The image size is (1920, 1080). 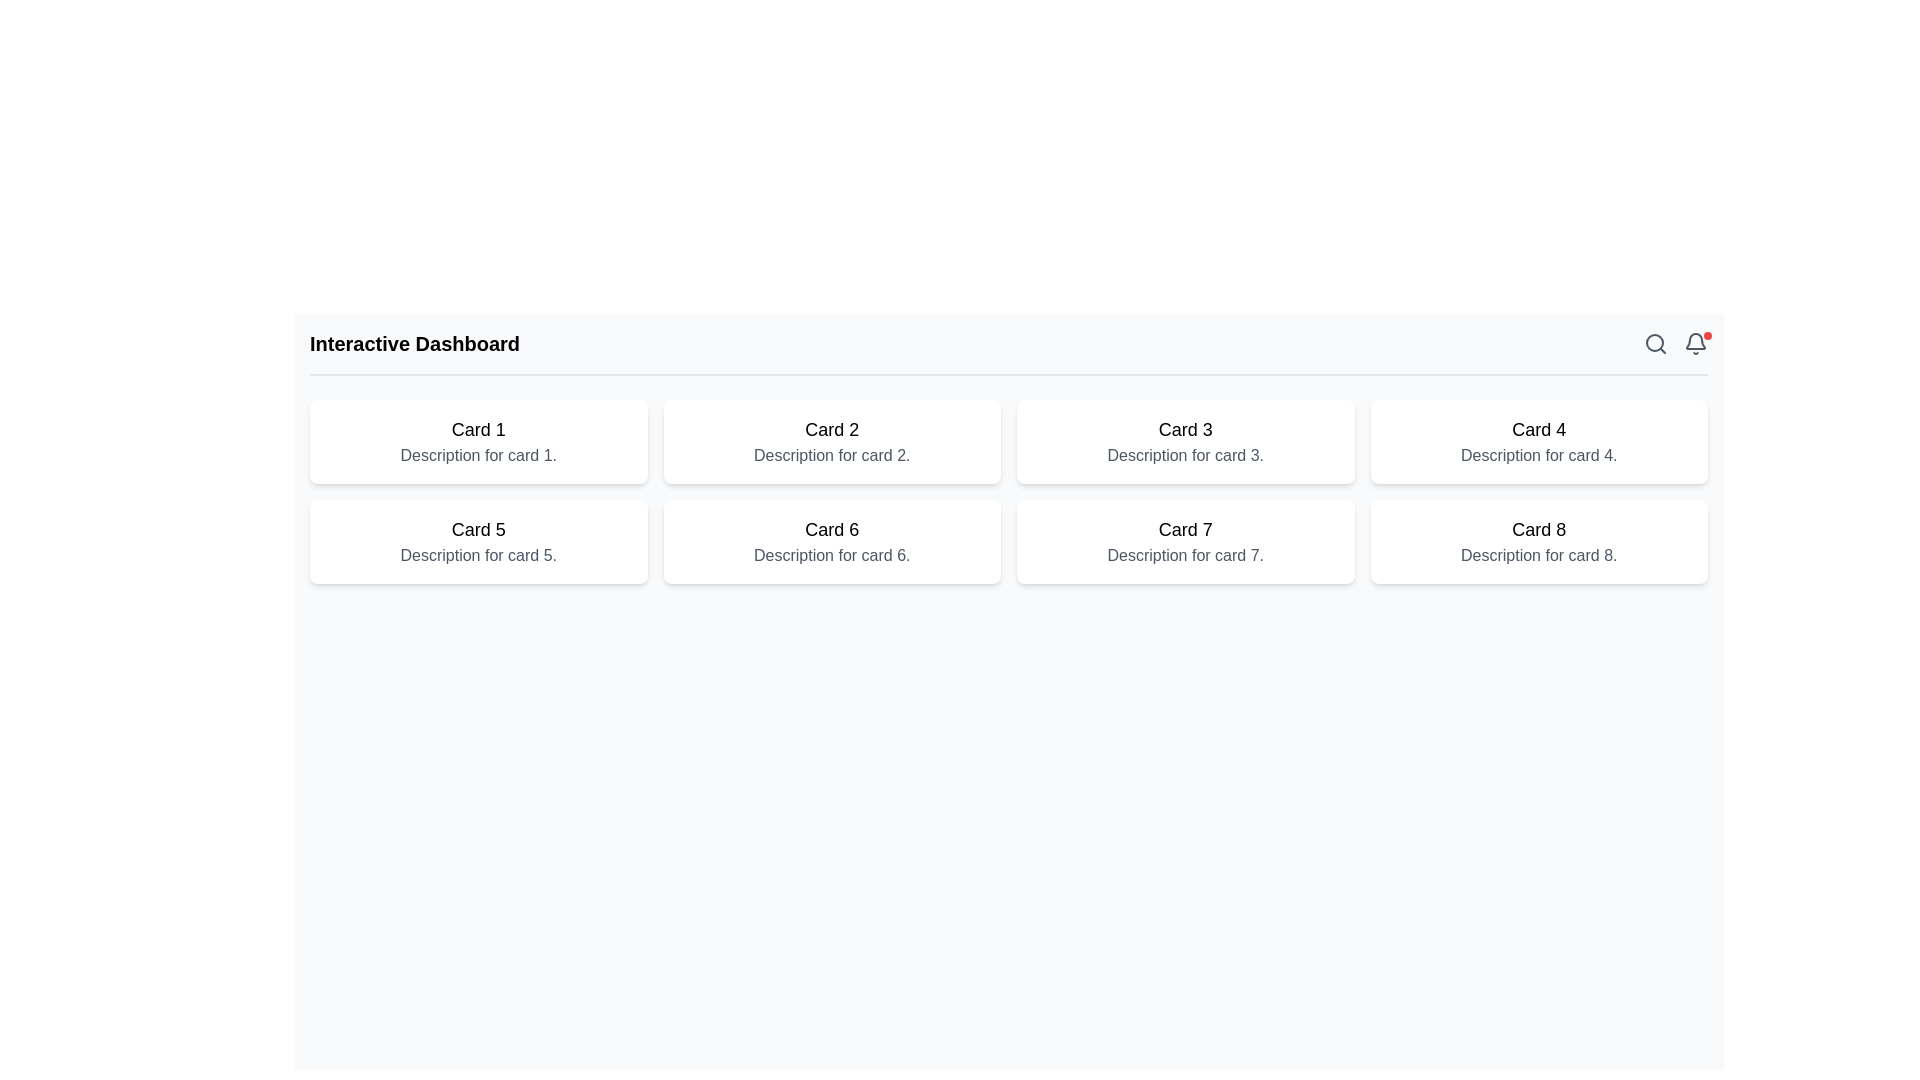 What do you see at coordinates (1694, 342) in the screenshot?
I see `the notification bell icon located at the top-right corner of the interface` at bounding box center [1694, 342].